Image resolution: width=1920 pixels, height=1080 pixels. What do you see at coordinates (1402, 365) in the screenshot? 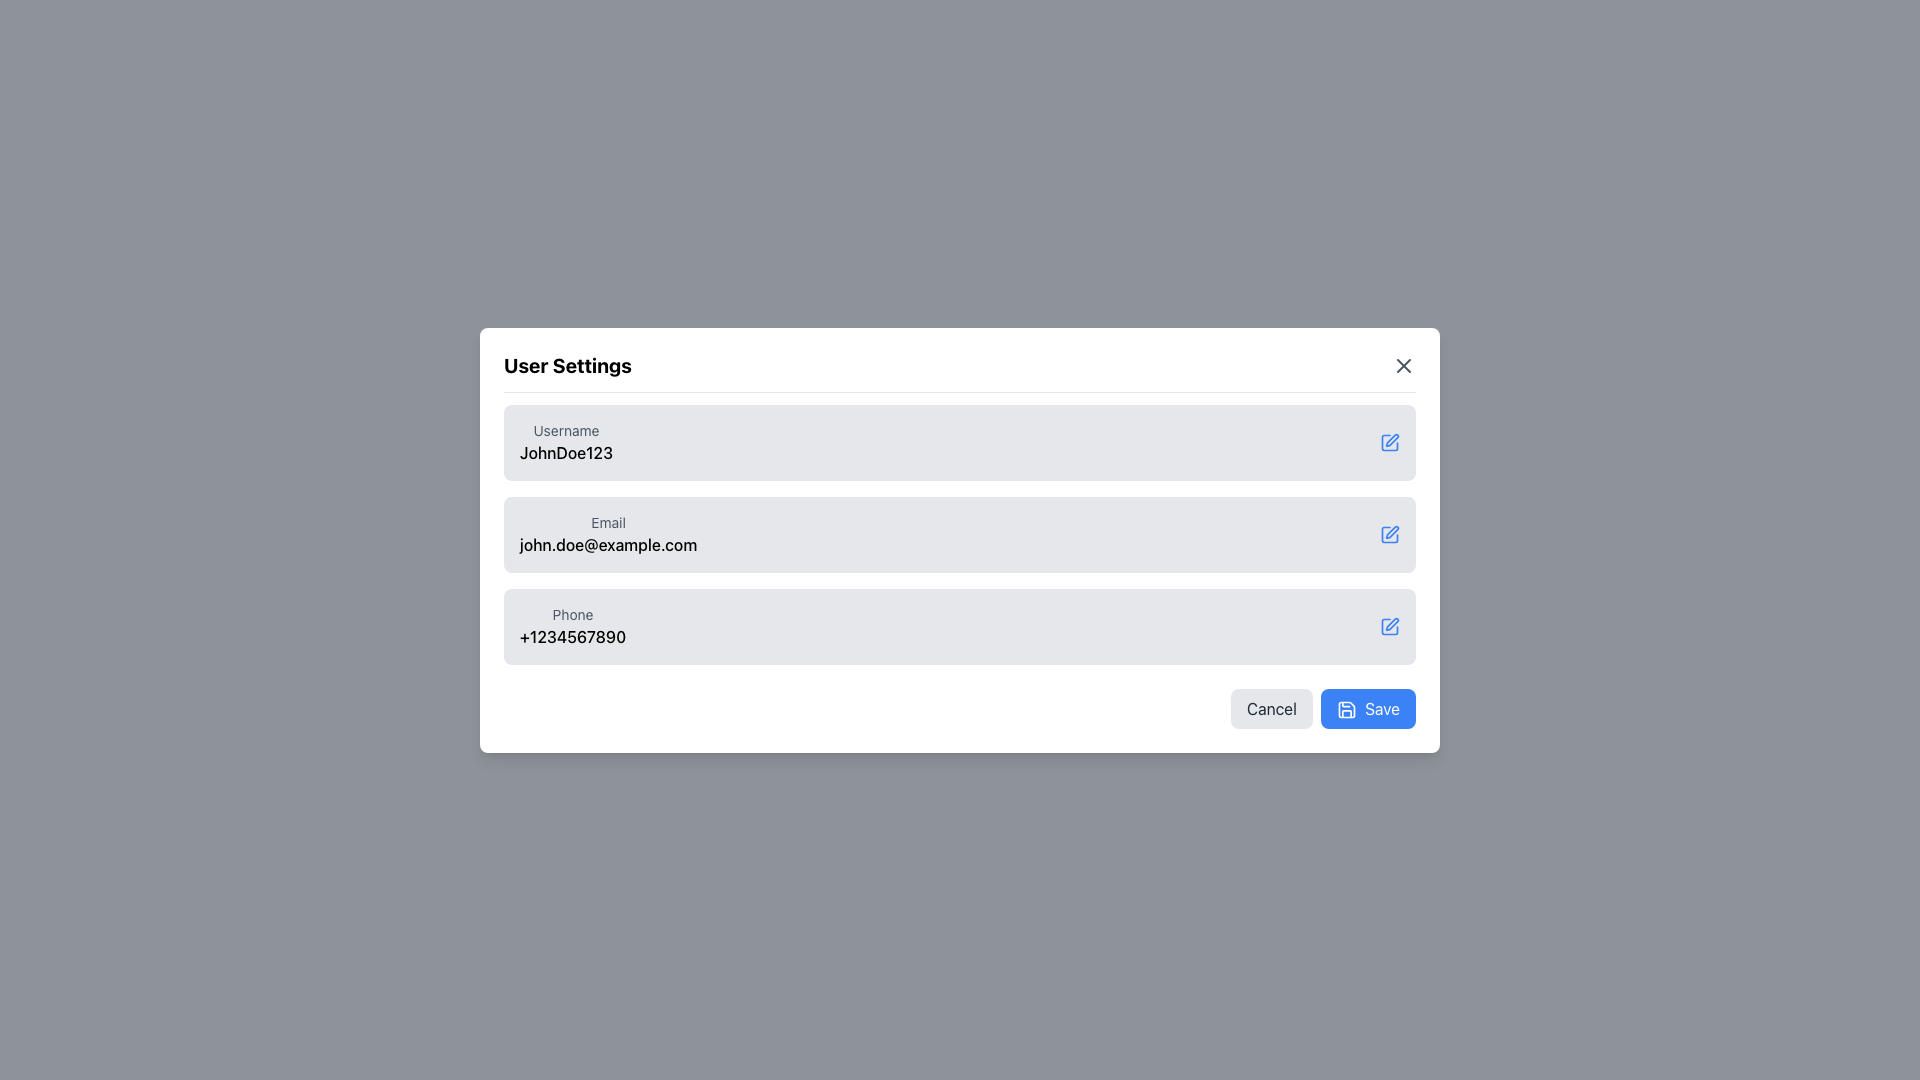
I see `the Close button located in the top-right corner of the modal` at bounding box center [1402, 365].